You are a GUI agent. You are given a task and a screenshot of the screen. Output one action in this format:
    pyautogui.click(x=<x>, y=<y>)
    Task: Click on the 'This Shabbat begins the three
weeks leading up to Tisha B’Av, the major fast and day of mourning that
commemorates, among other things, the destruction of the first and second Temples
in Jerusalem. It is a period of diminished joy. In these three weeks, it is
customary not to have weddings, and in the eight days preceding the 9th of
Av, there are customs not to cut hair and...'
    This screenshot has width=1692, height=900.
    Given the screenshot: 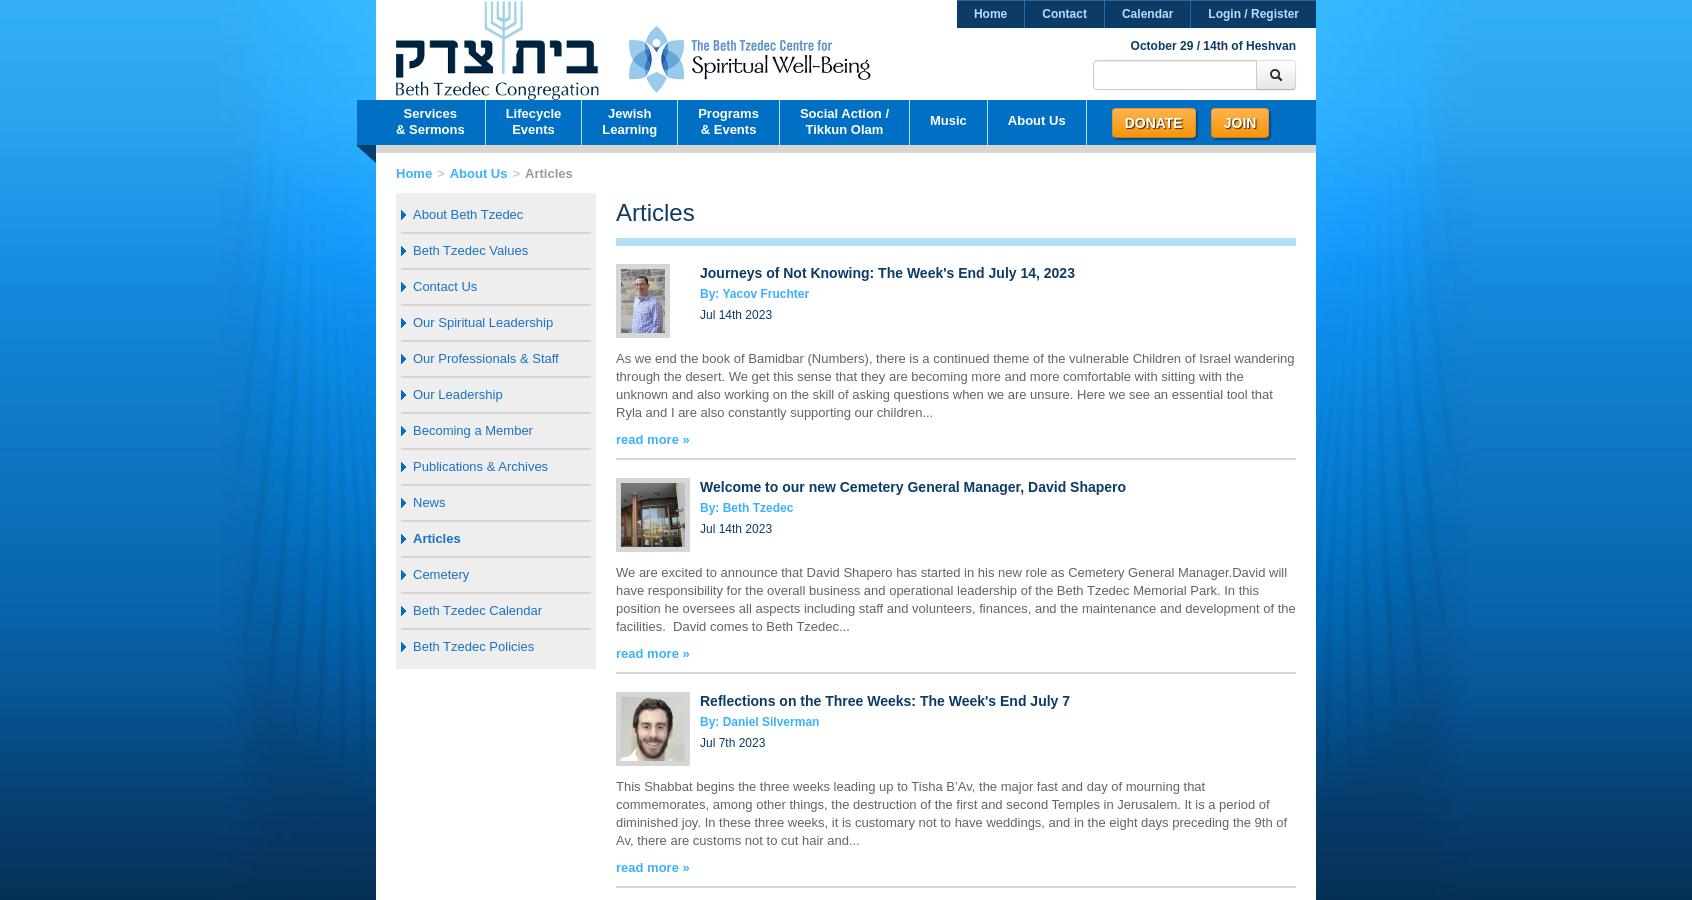 What is the action you would take?
    pyautogui.click(x=951, y=813)
    